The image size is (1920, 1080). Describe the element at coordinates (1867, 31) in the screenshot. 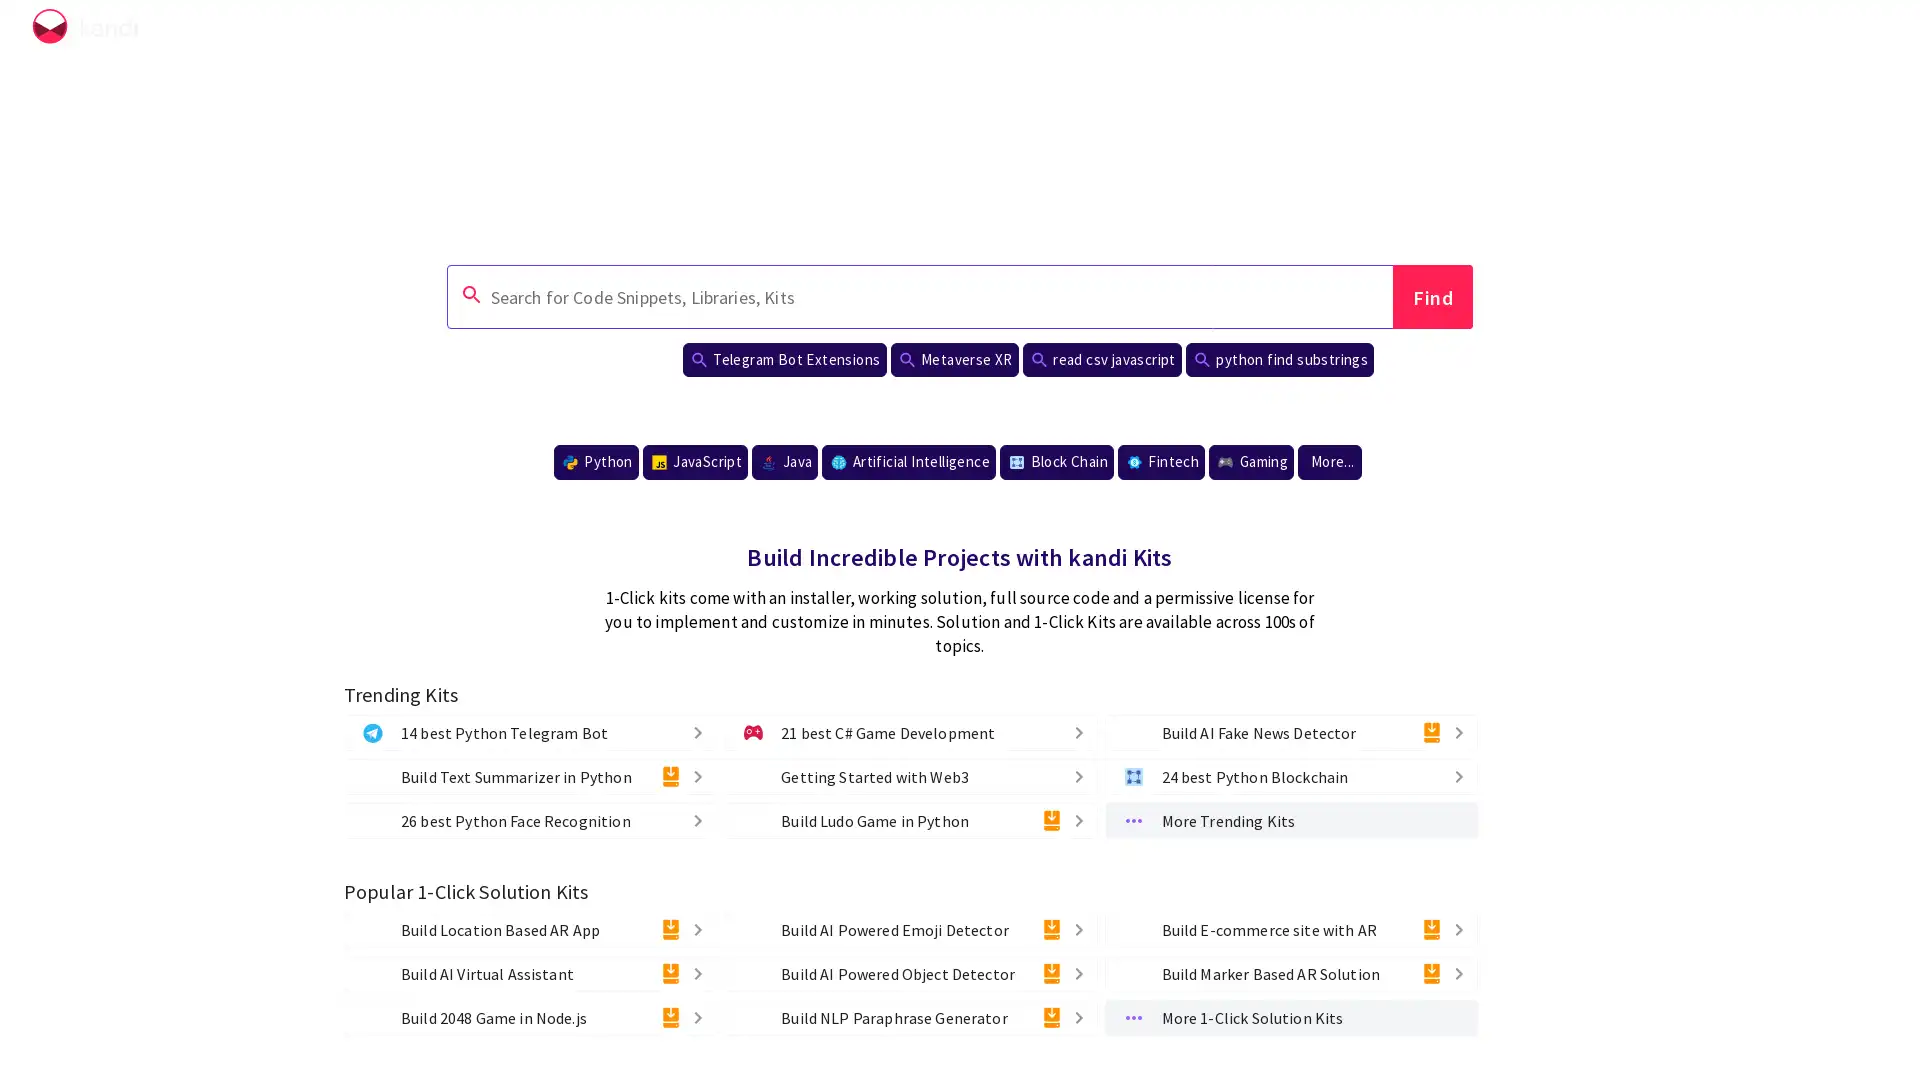

I see `menu` at that location.